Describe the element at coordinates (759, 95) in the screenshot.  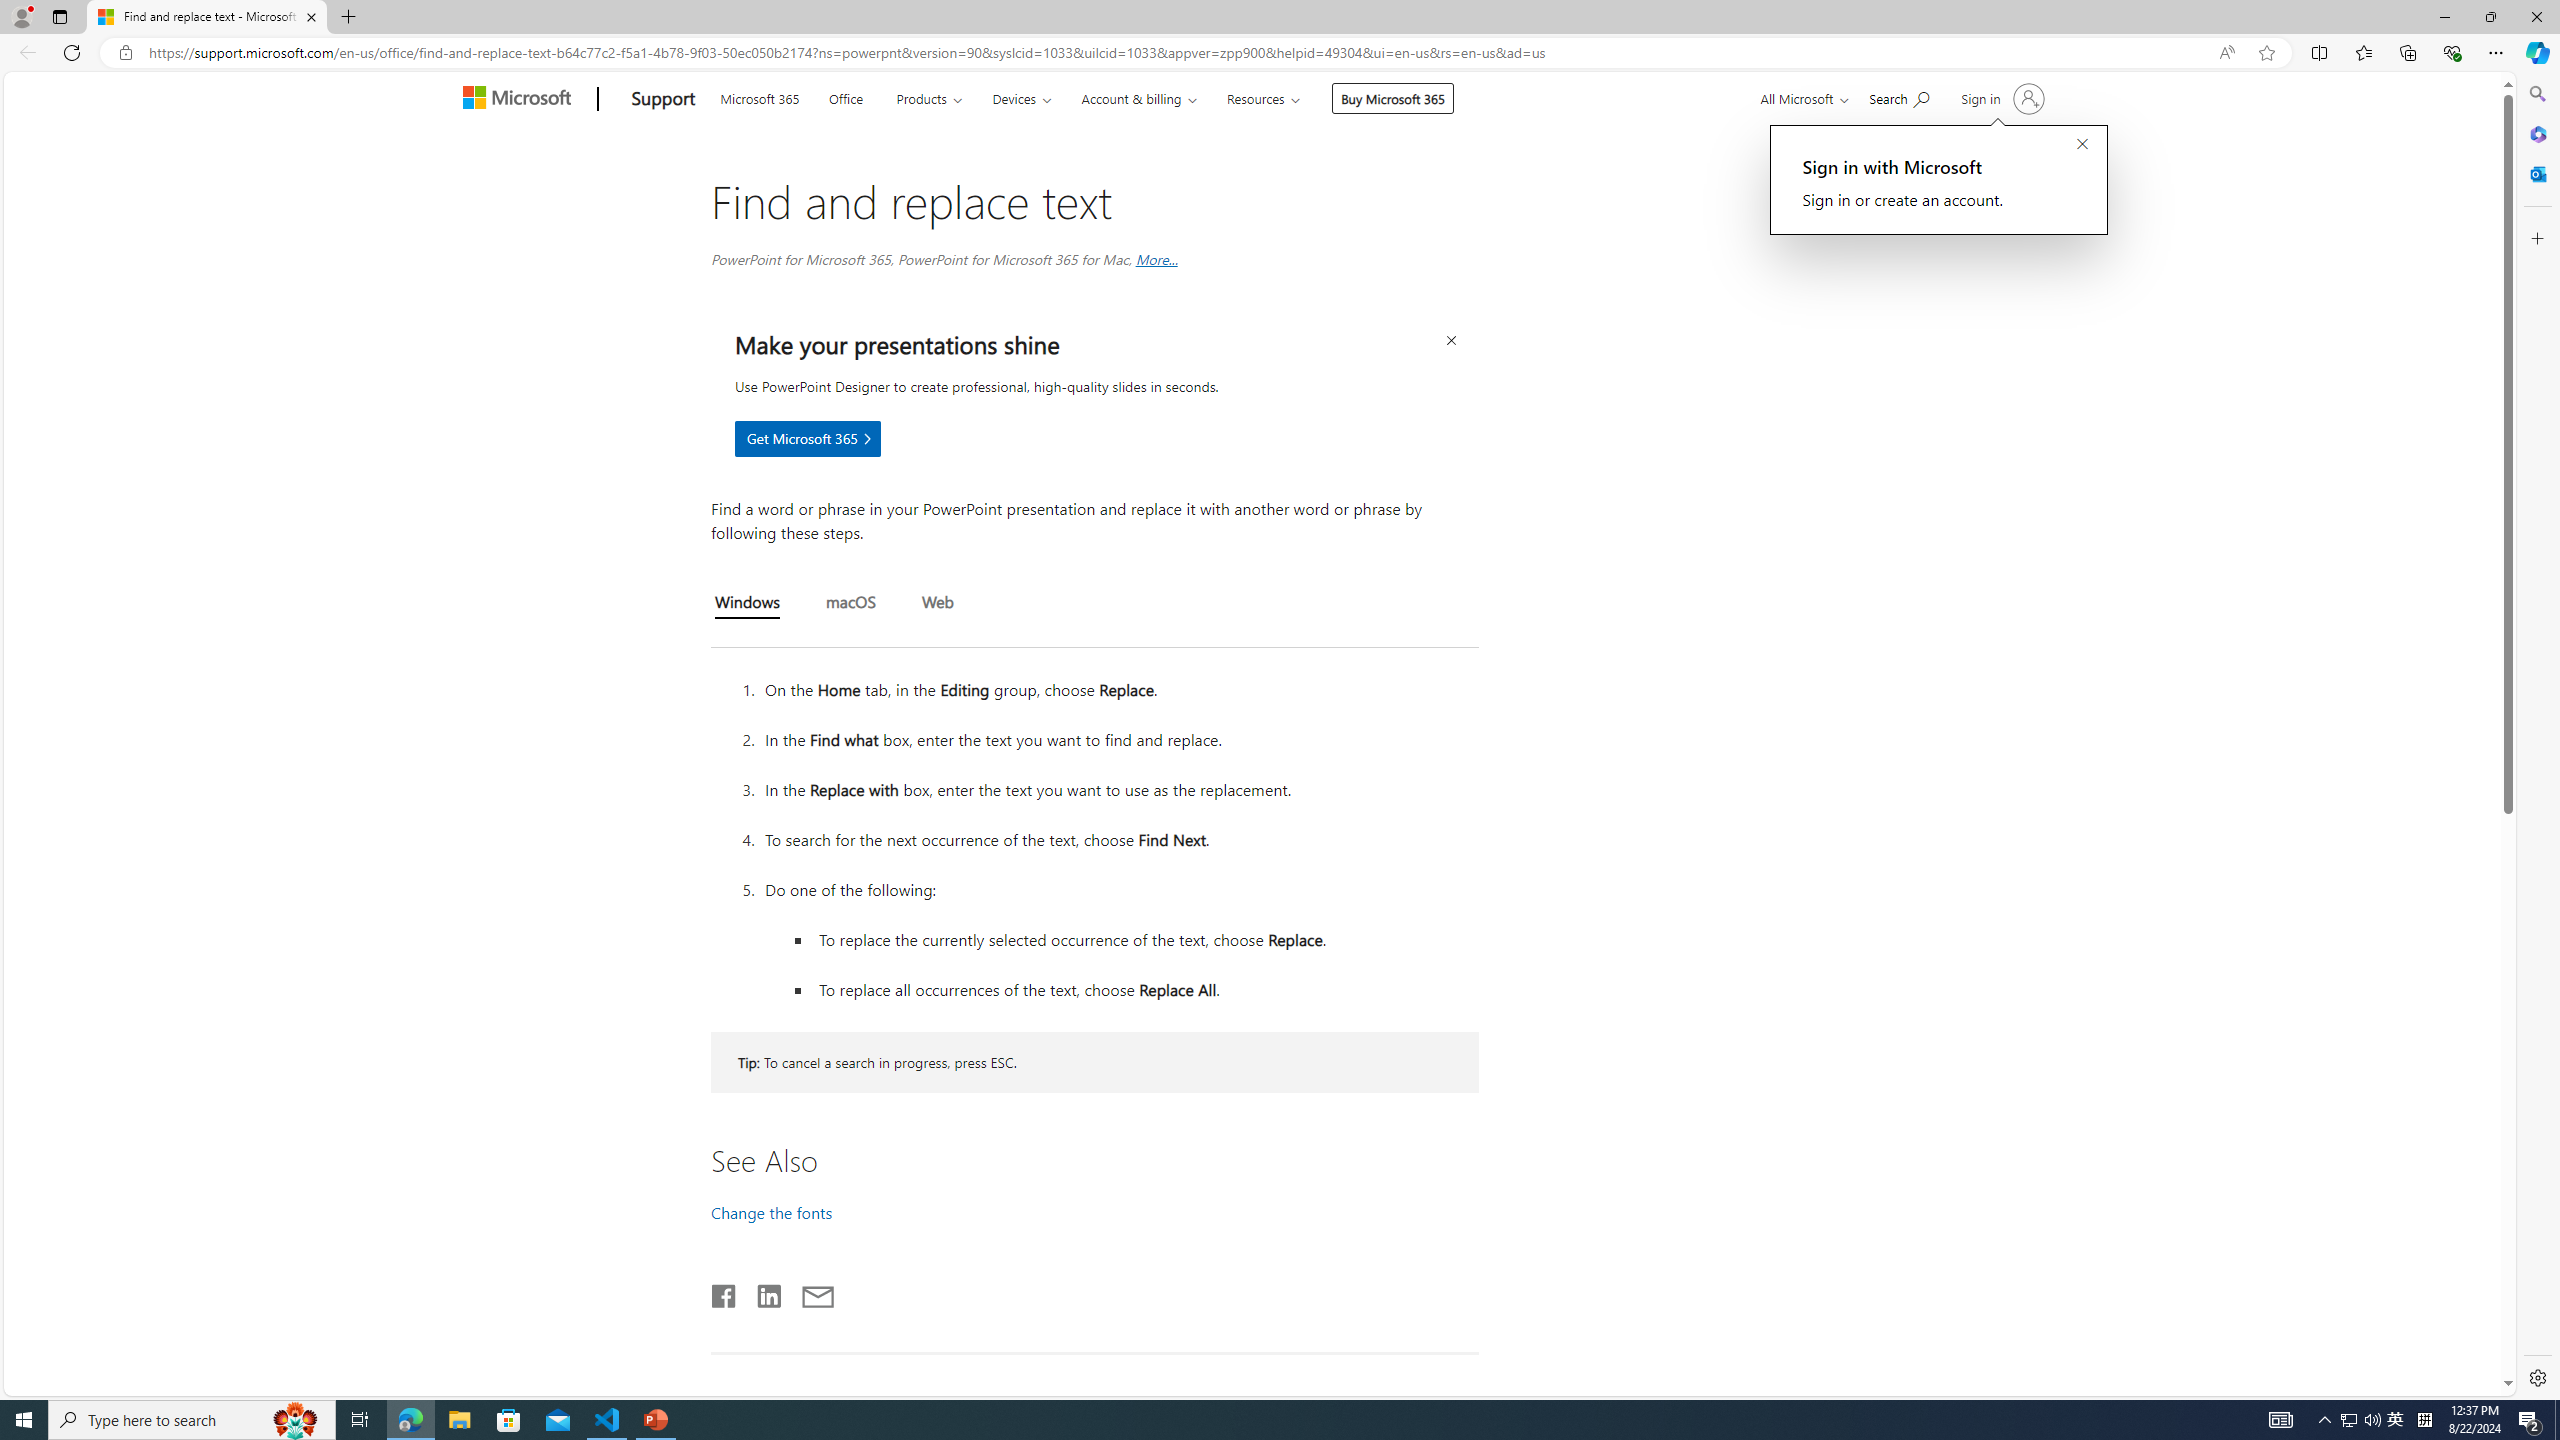
I see `'Microsoft 365'` at that location.